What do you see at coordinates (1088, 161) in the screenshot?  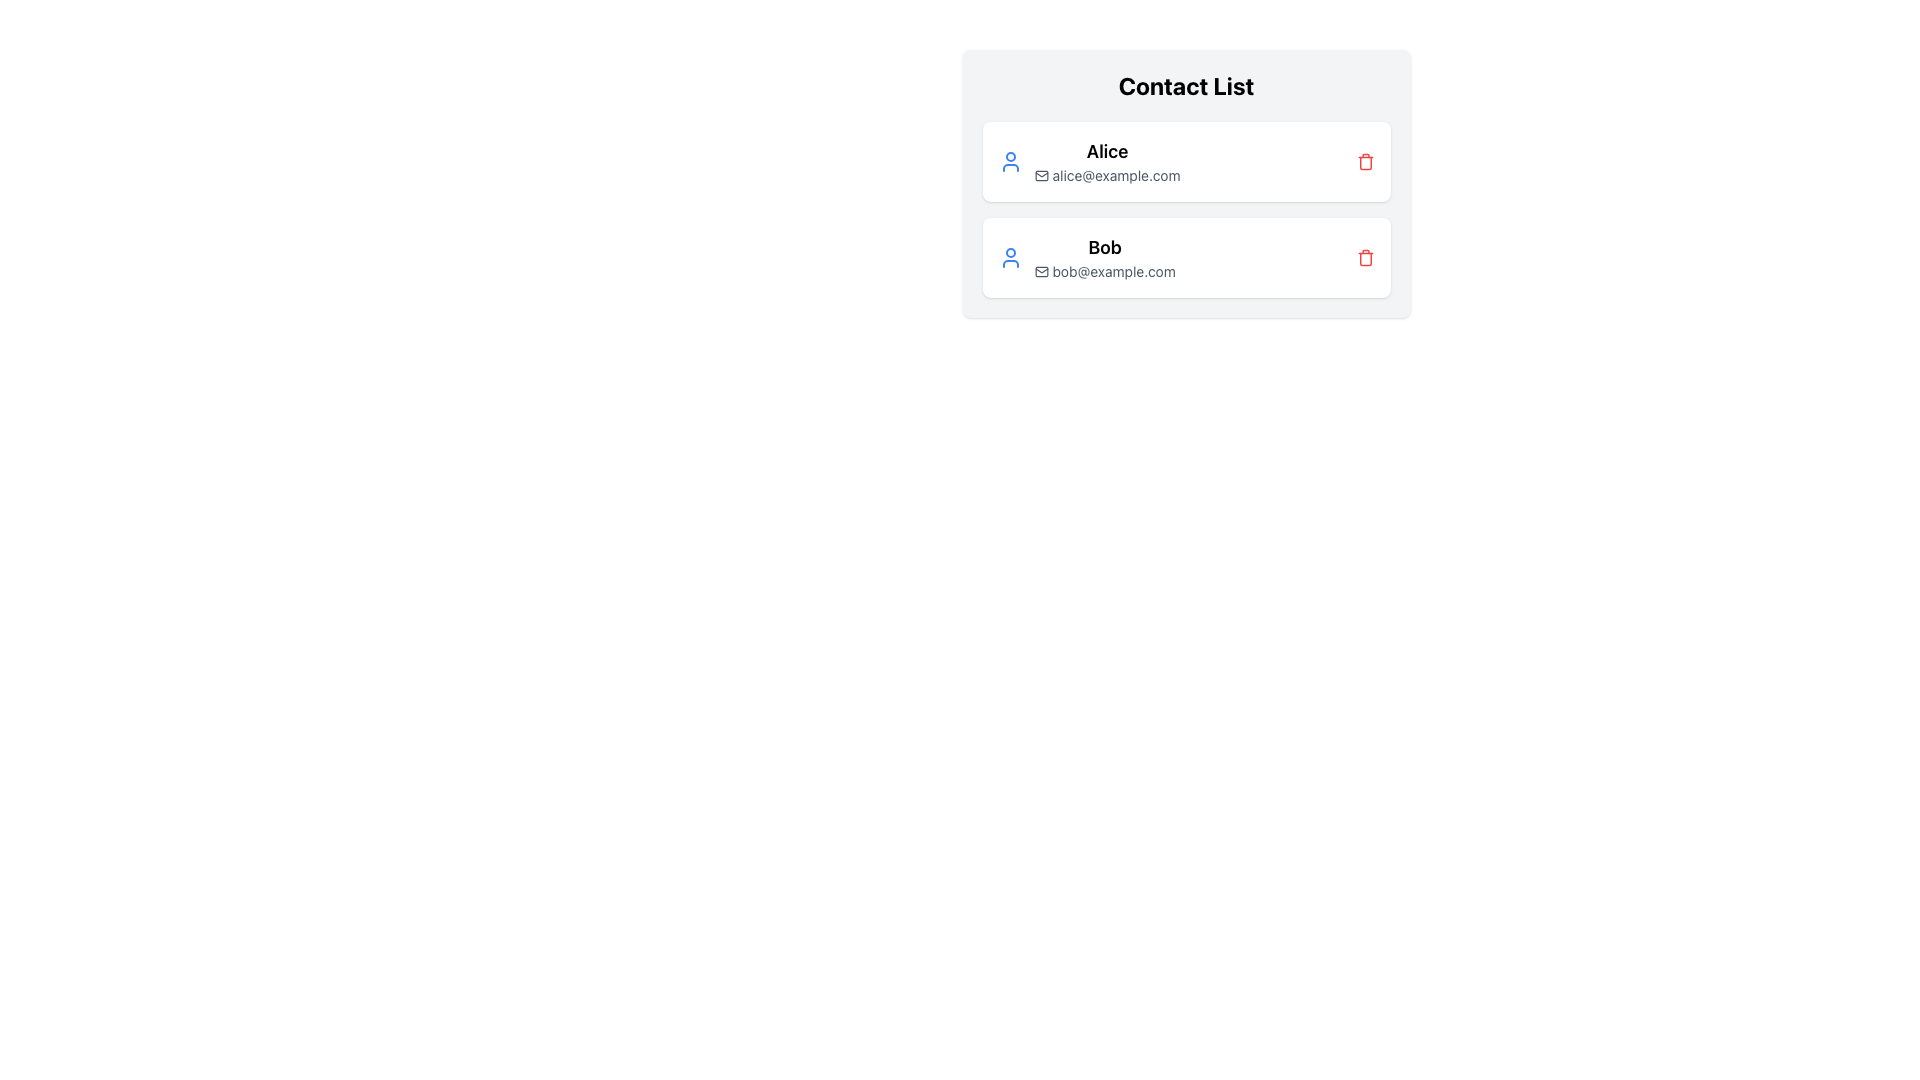 I see `the contact display item representing the user's name and email, located at the top-left corner of the contact list card above Bob's entry` at bounding box center [1088, 161].